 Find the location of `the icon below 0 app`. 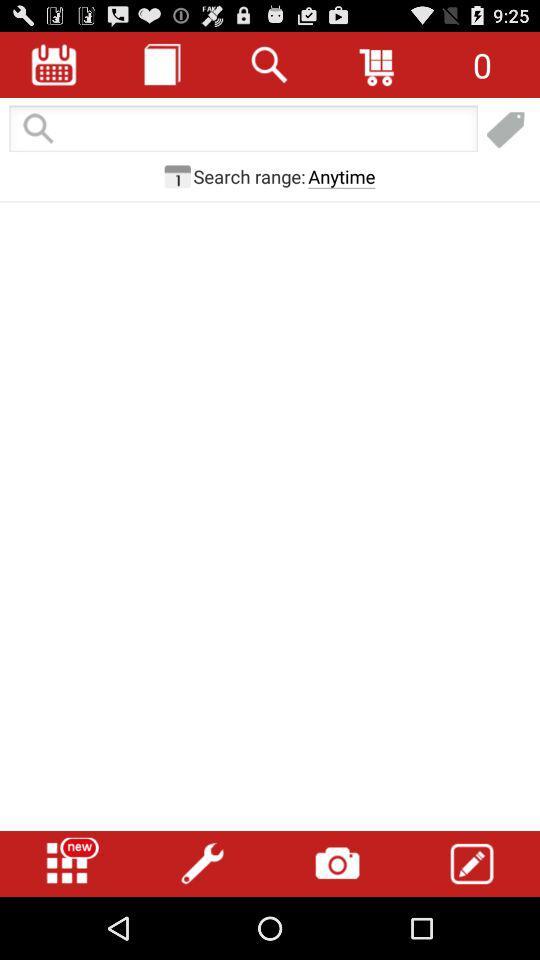

the icon below 0 app is located at coordinates (505, 129).